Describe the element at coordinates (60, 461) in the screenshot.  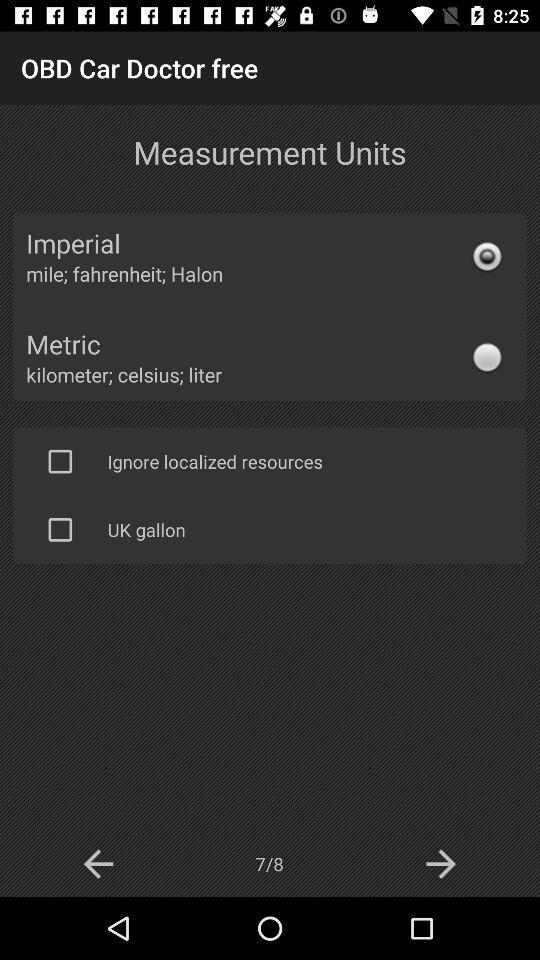
I see `for on and off` at that location.